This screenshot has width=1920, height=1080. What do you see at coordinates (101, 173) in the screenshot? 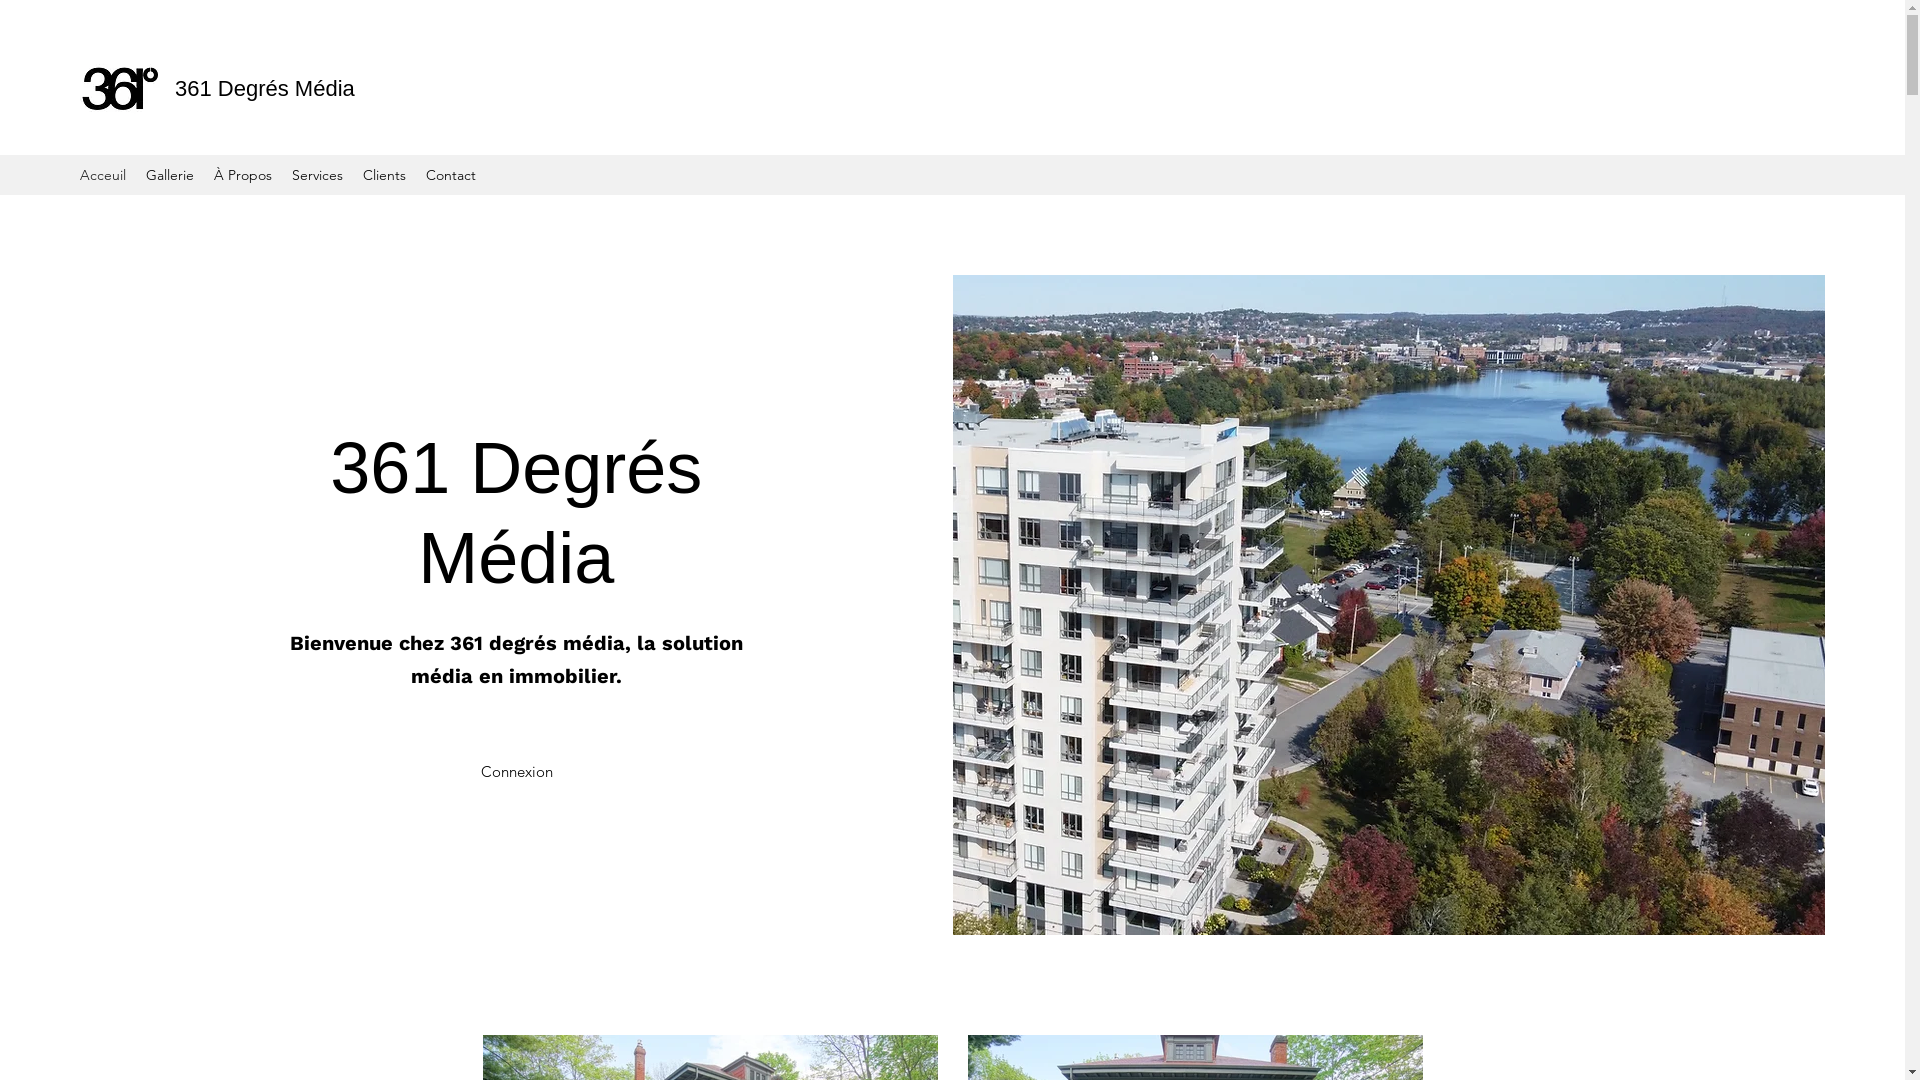
I see `'Acceuil'` at bounding box center [101, 173].